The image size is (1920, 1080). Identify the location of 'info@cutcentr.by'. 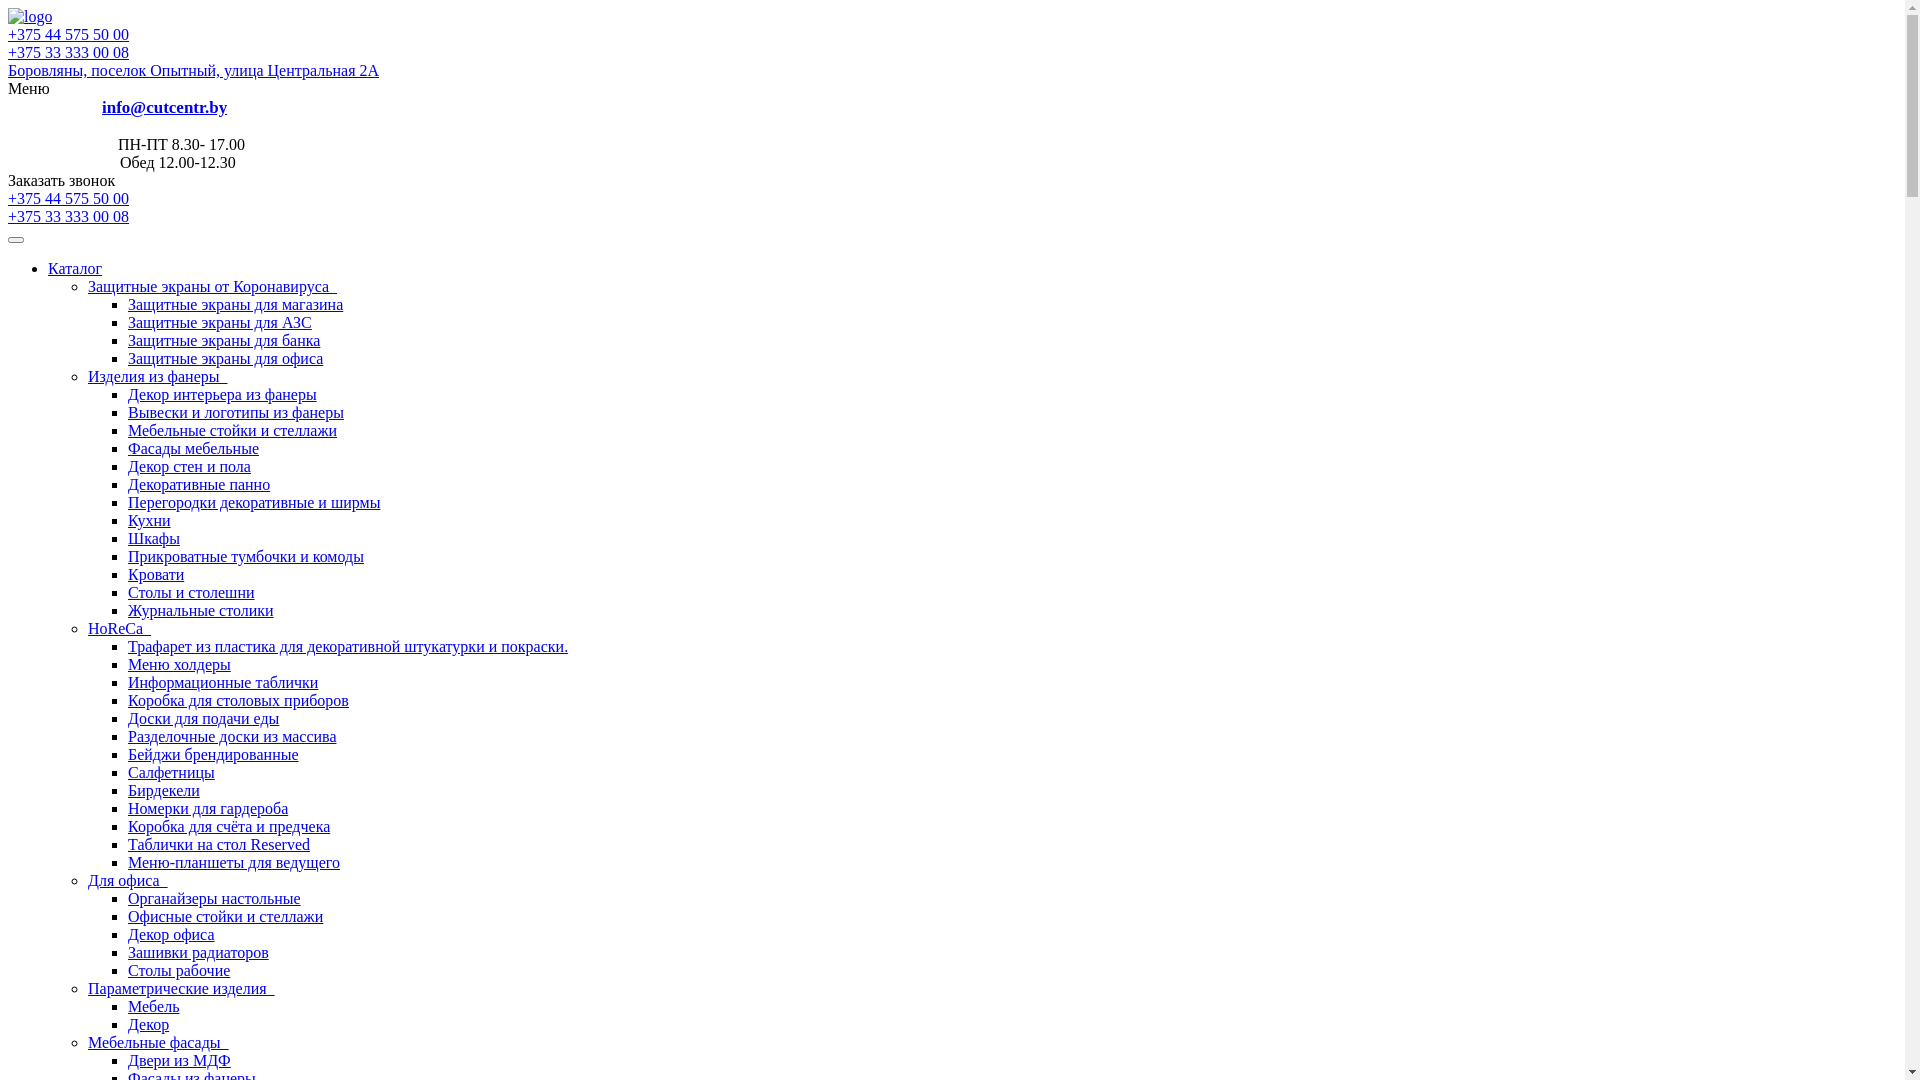
(164, 107).